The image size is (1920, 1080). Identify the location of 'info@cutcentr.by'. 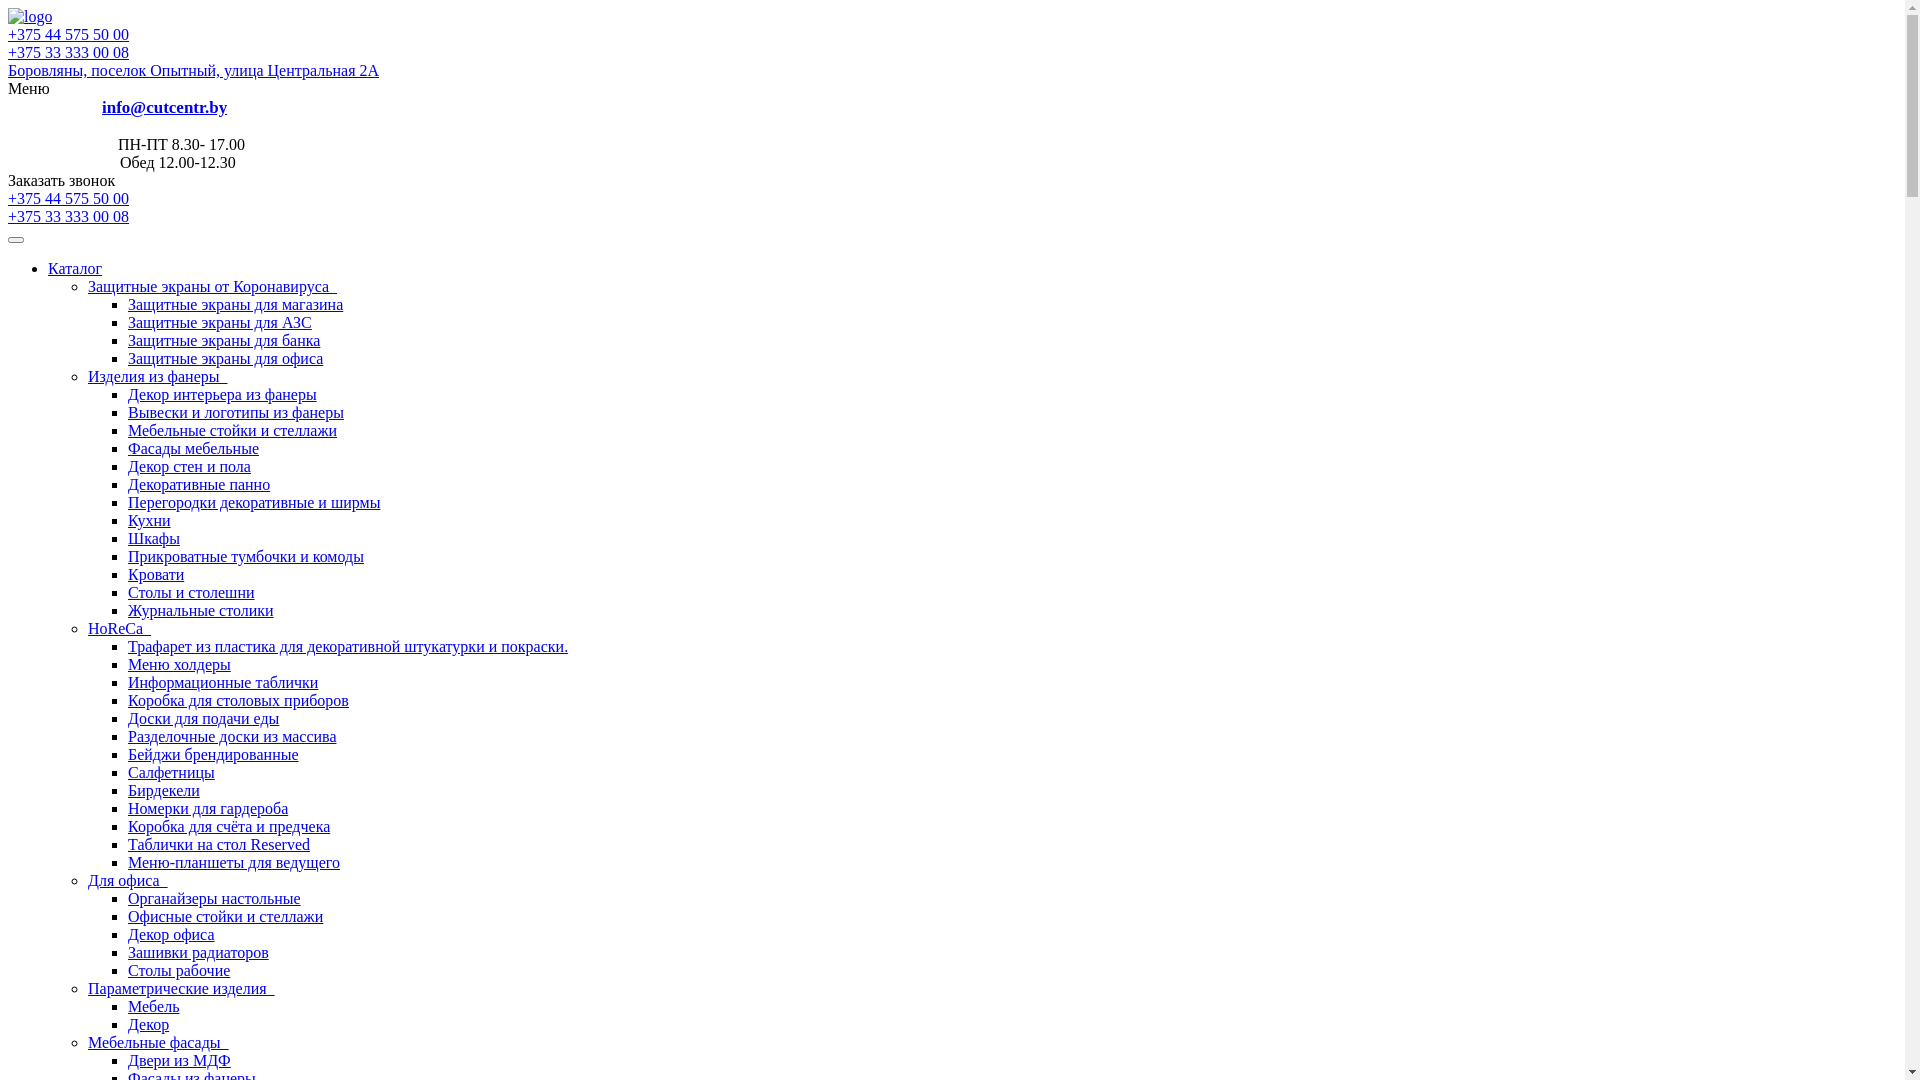
(164, 107).